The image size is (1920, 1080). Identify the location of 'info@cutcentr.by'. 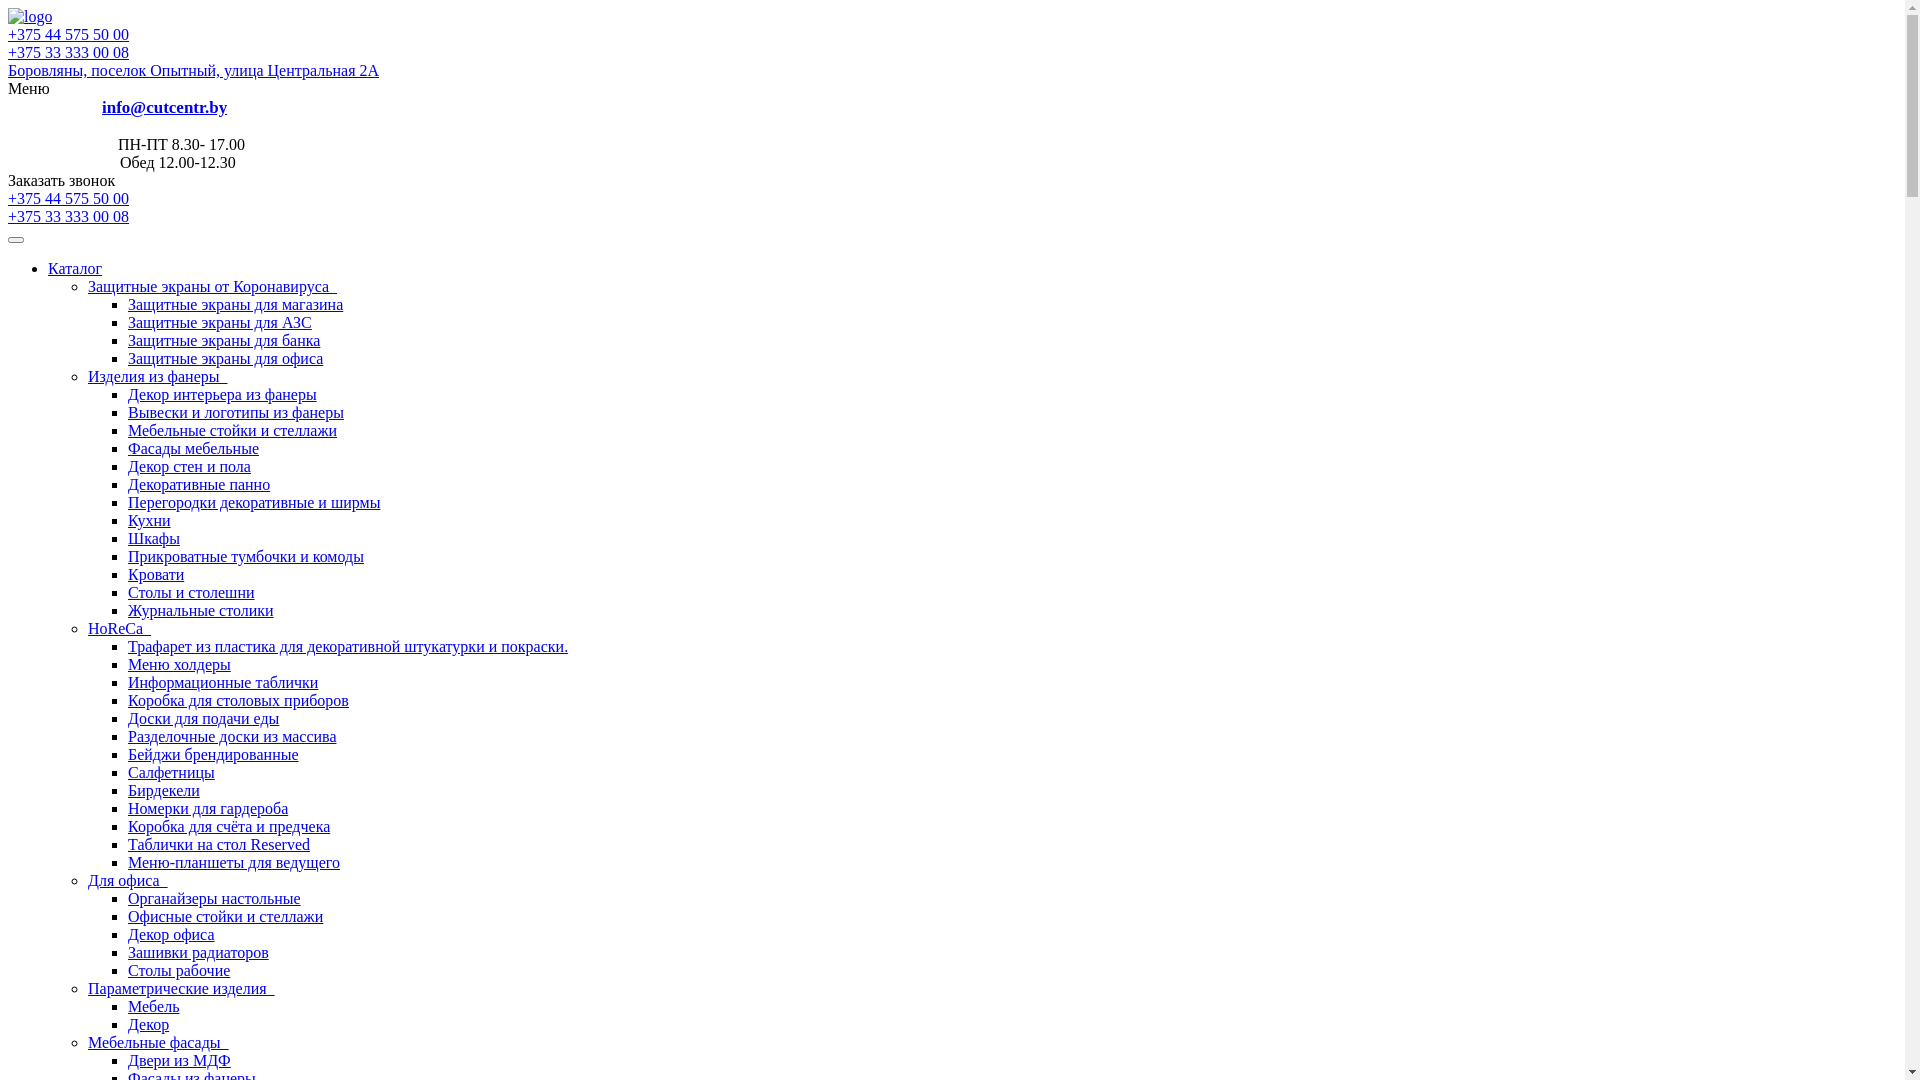
(164, 107).